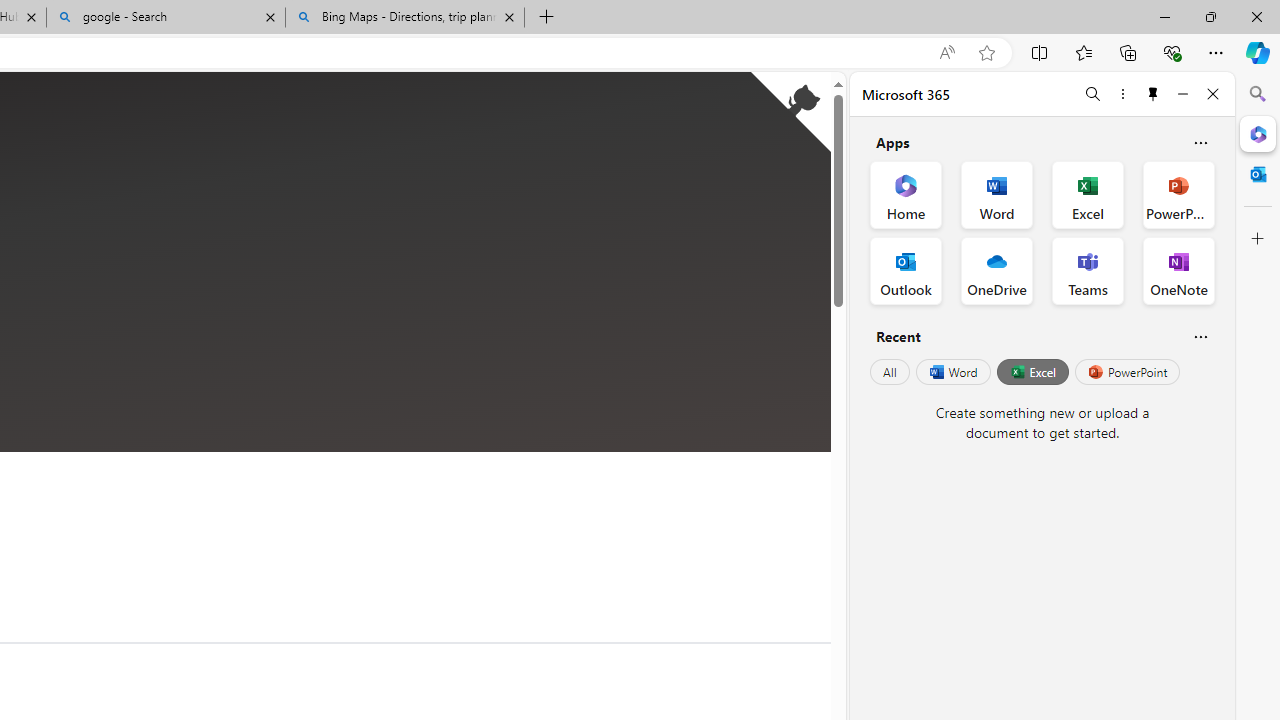  What do you see at coordinates (997, 271) in the screenshot?
I see `'OneDrive Office App'` at bounding box center [997, 271].